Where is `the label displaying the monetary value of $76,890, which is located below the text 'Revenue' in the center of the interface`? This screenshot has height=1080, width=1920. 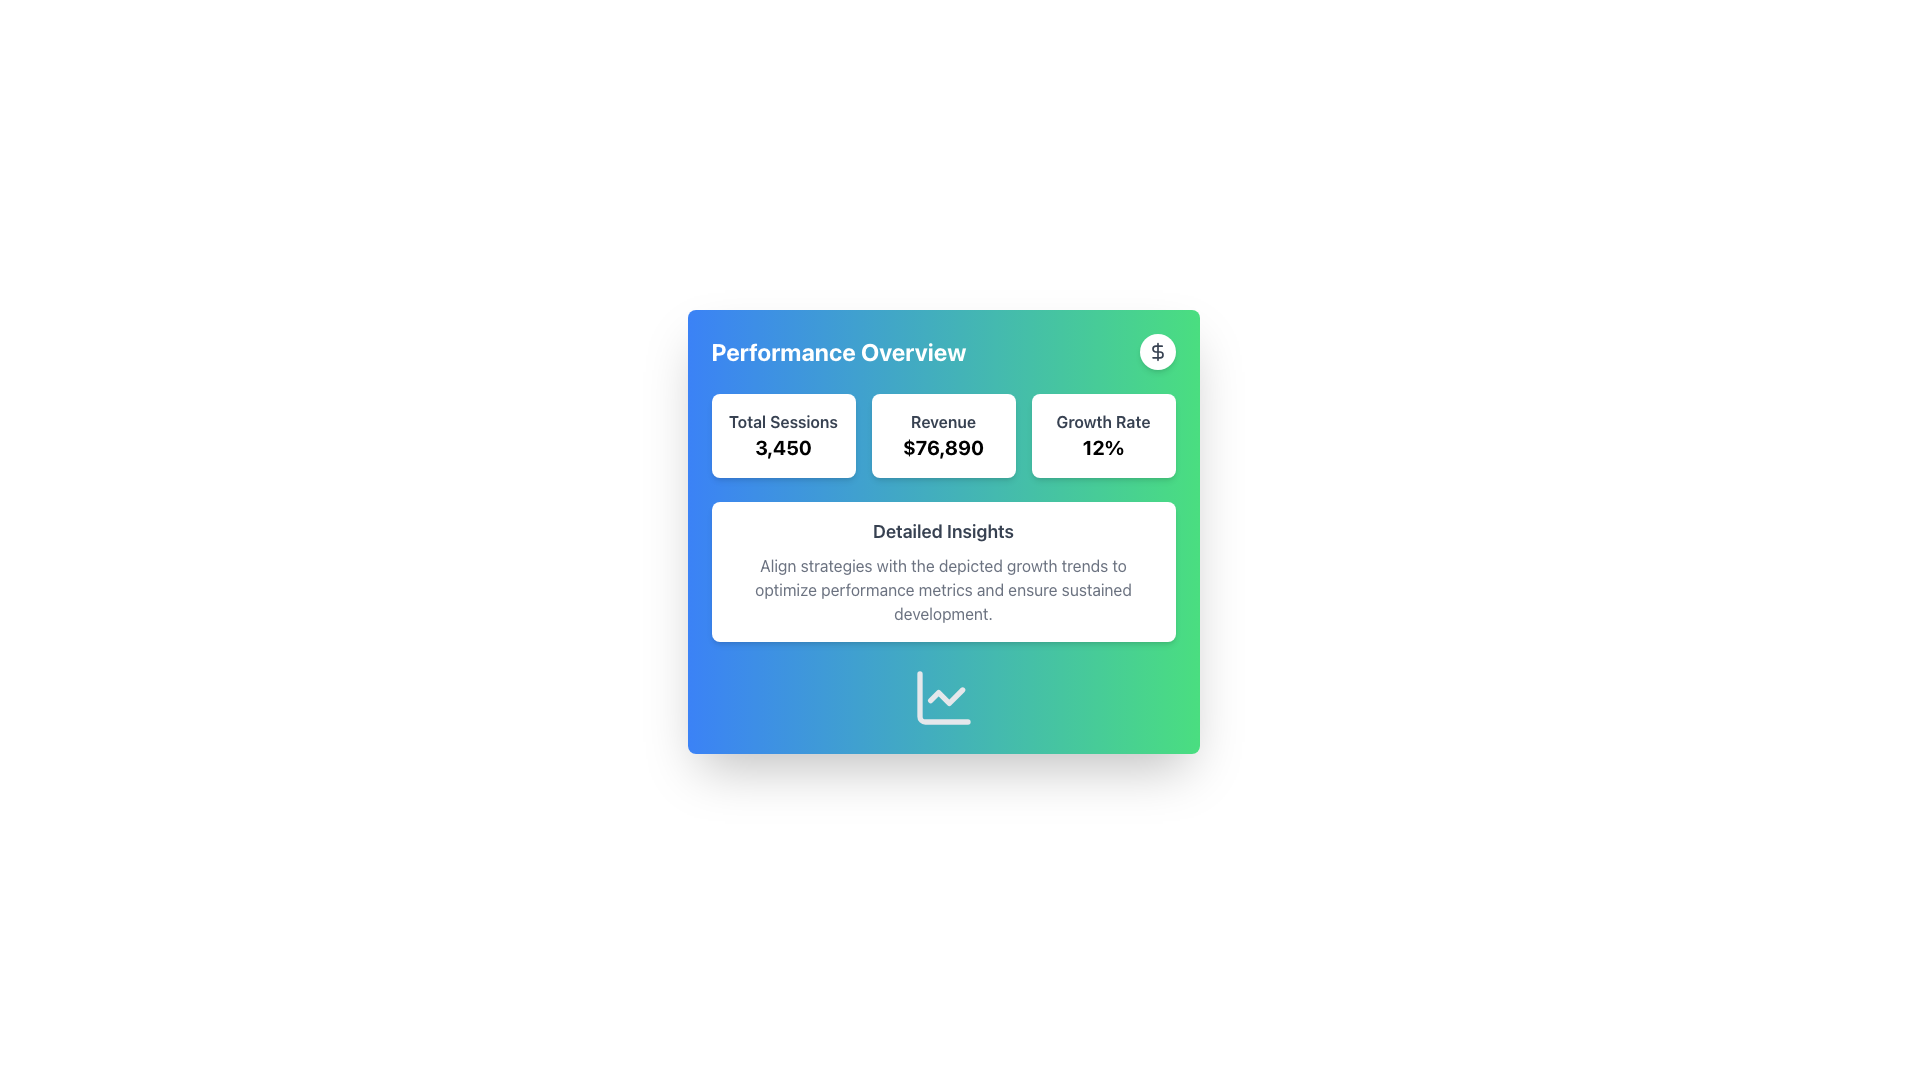 the label displaying the monetary value of $76,890, which is located below the text 'Revenue' in the center of the interface is located at coordinates (942, 446).